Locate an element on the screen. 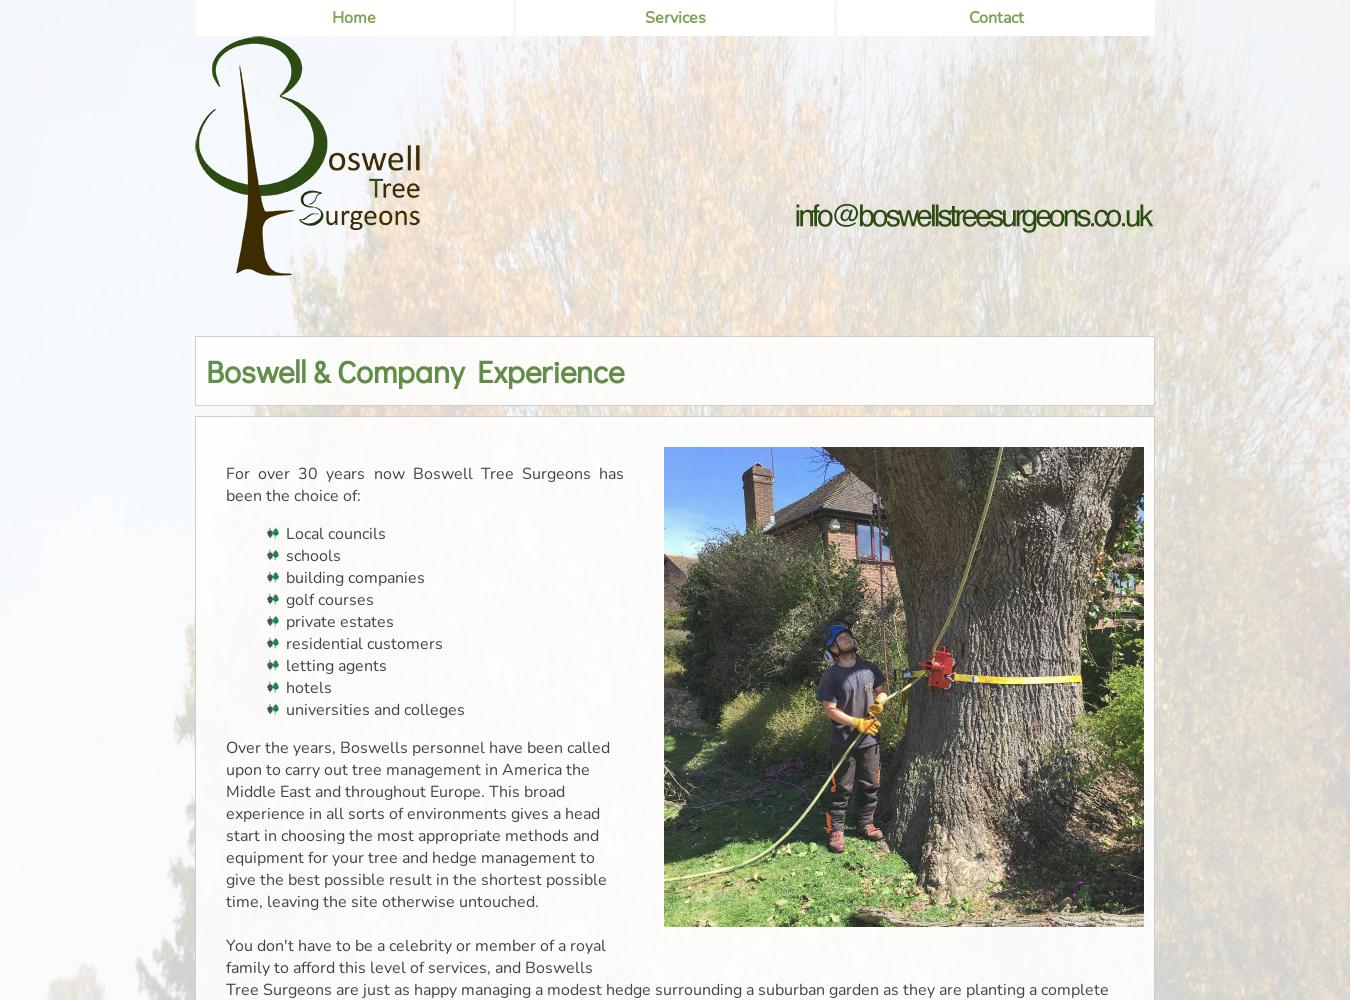  'schools' is located at coordinates (285, 556).